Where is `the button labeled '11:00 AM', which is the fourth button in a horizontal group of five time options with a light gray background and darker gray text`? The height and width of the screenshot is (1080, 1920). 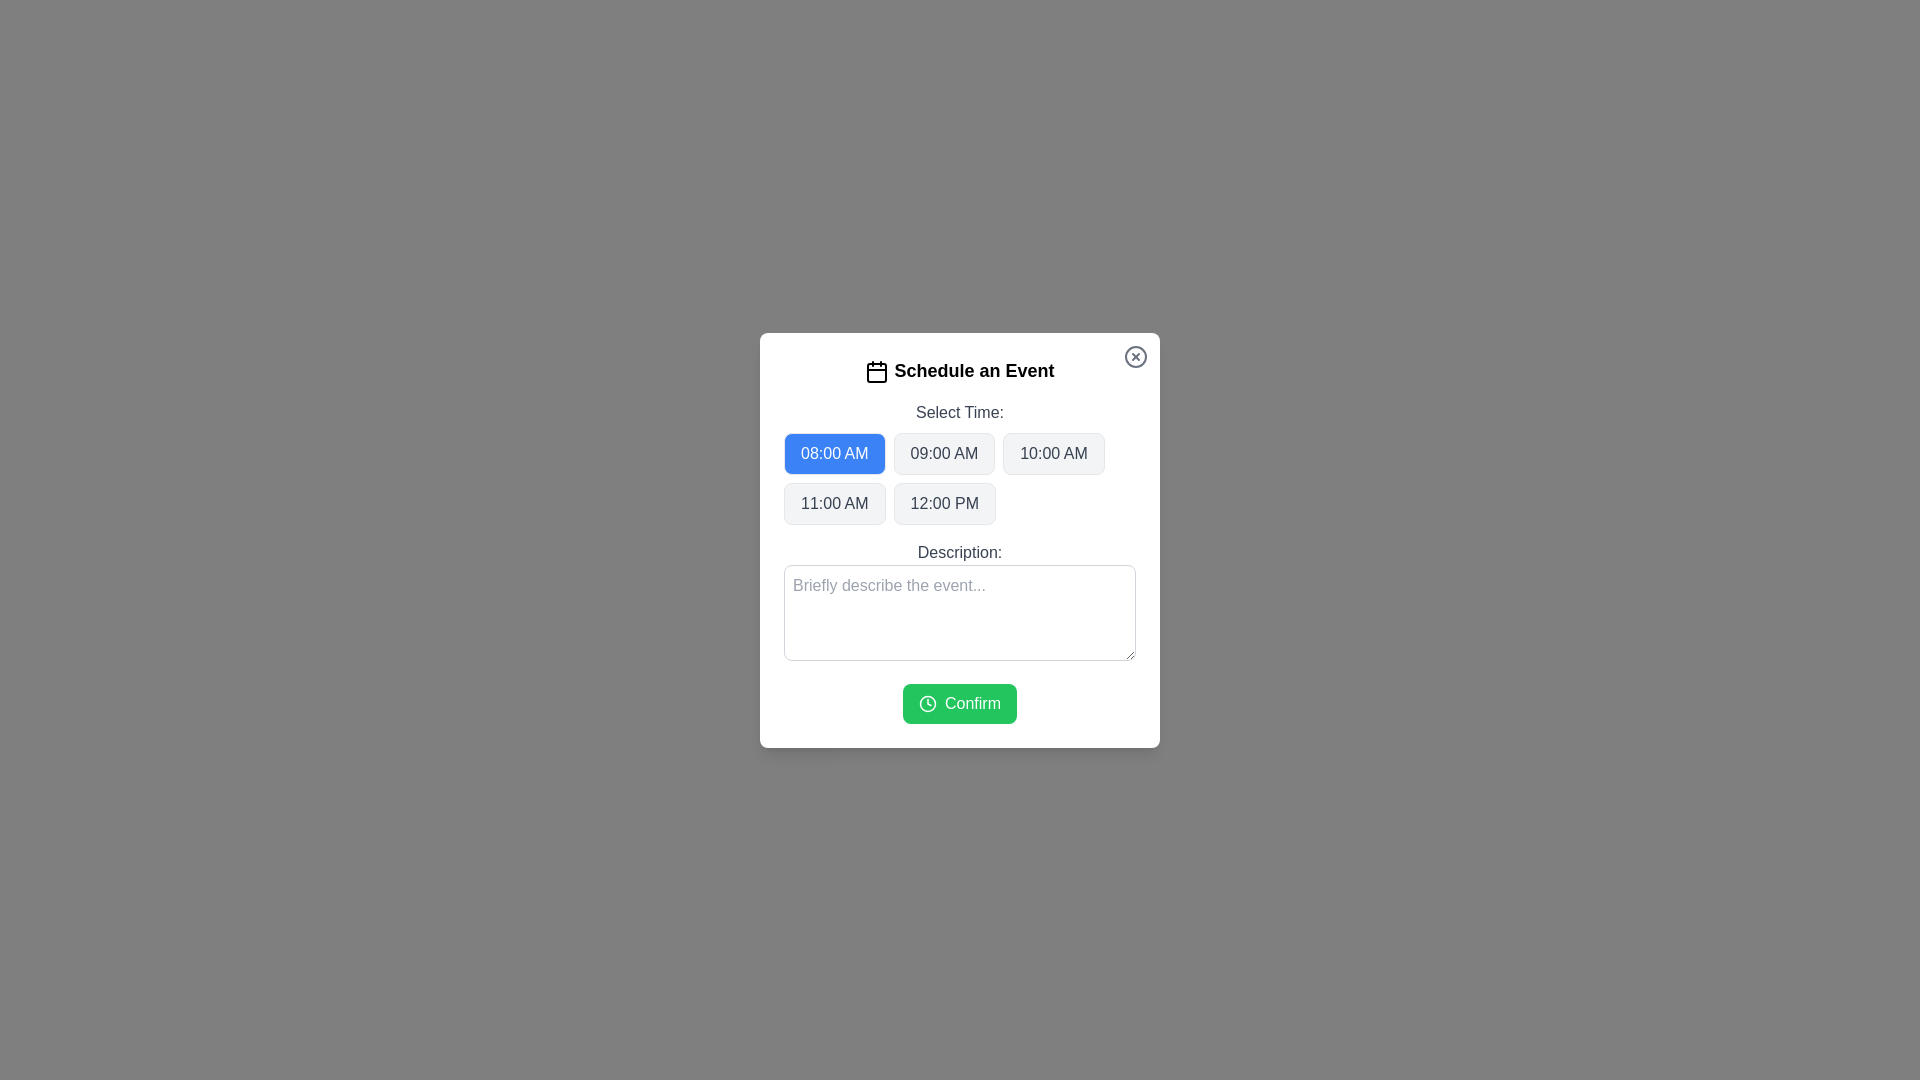
the button labeled '11:00 AM', which is the fourth button in a horizontal group of five time options with a light gray background and darker gray text is located at coordinates (834, 502).